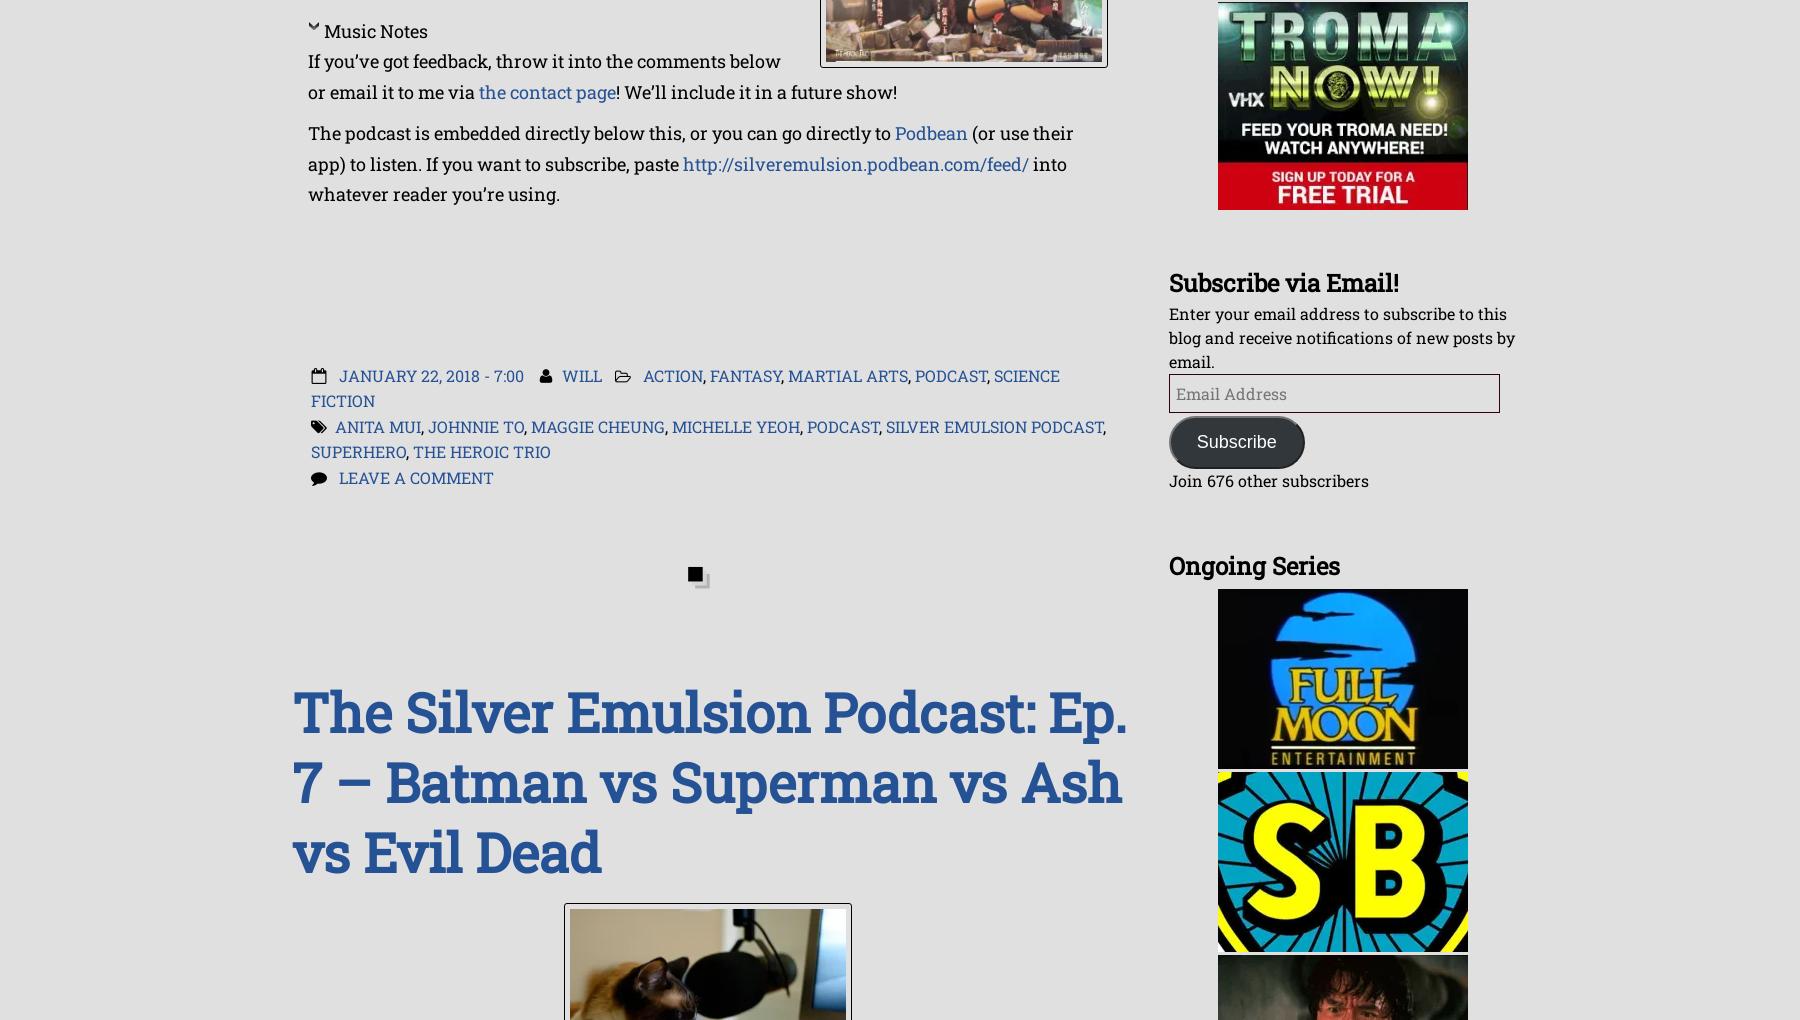  I want to click on 'If you’ve got feedback, throw it into the comments below or email it to me via', so click(306, 75).